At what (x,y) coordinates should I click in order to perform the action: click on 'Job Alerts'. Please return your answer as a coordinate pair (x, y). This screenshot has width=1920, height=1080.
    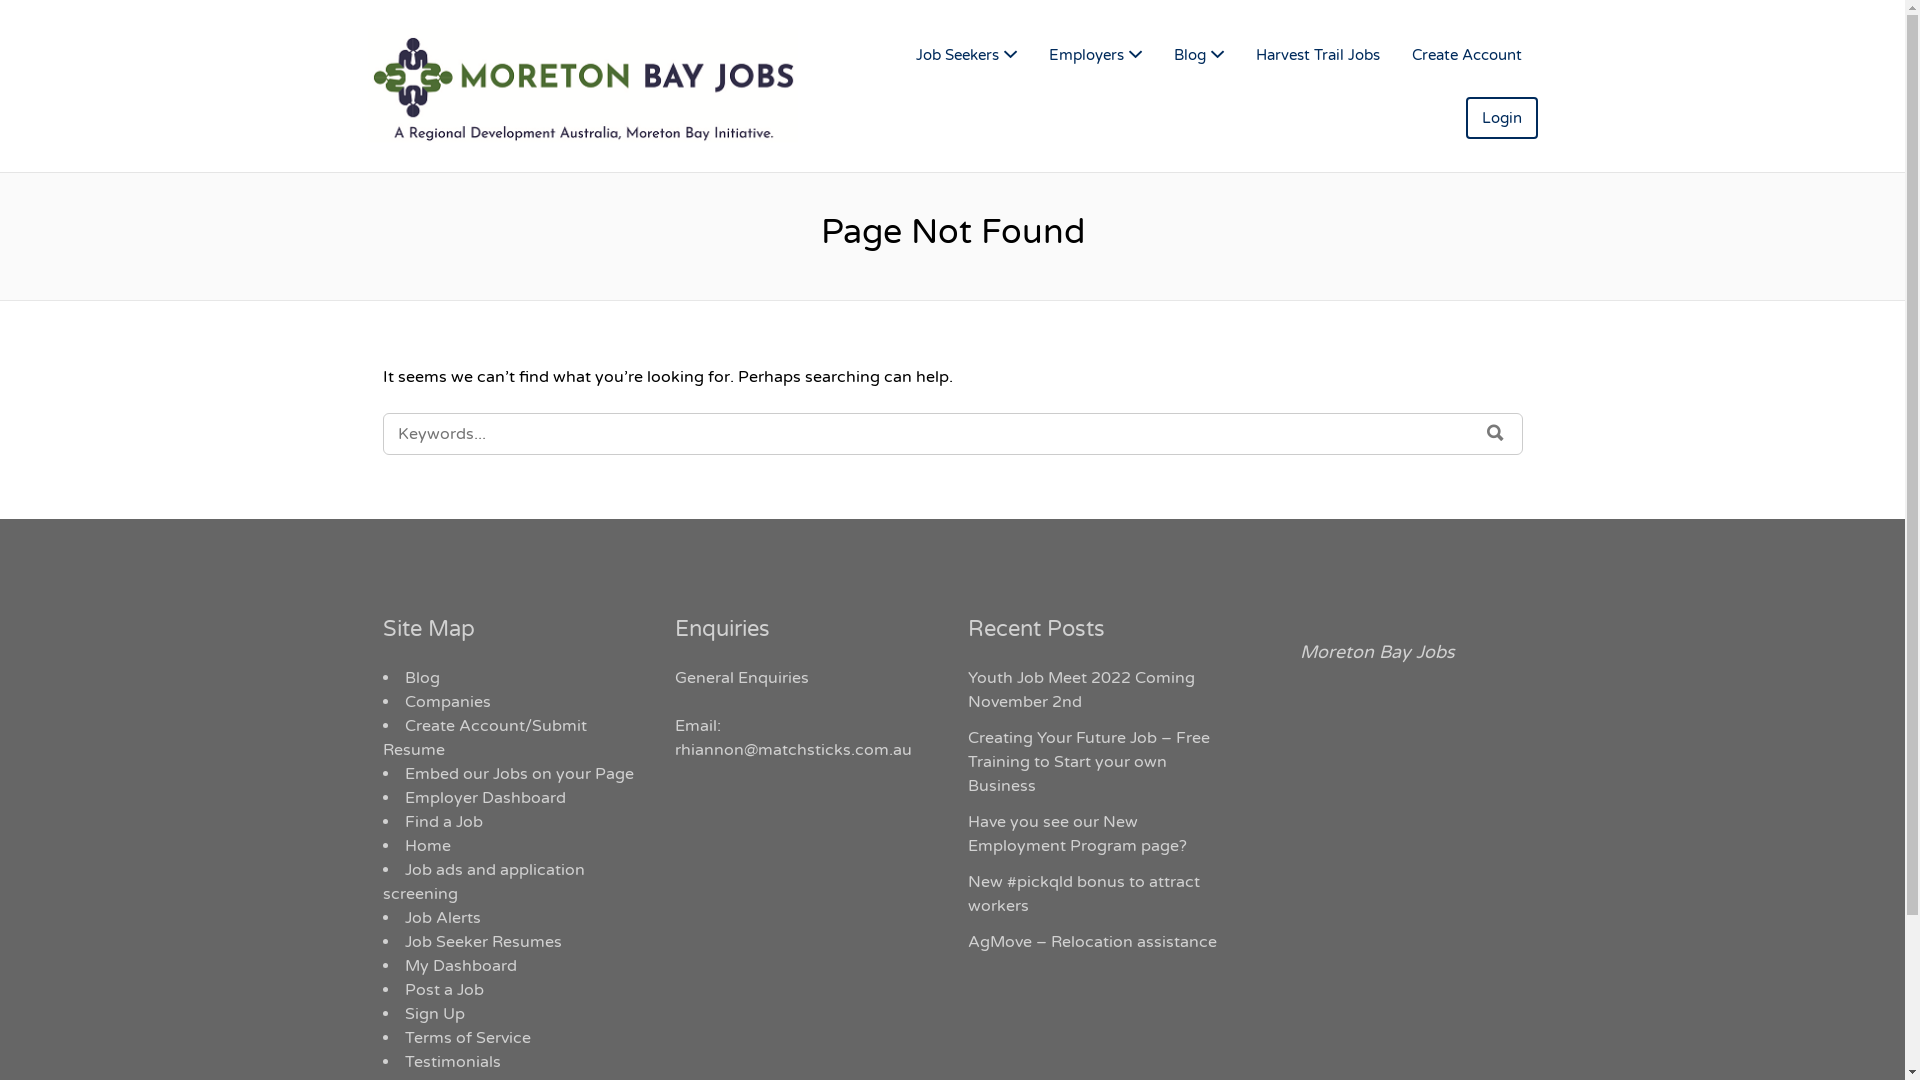
    Looking at the image, I should click on (440, 918).